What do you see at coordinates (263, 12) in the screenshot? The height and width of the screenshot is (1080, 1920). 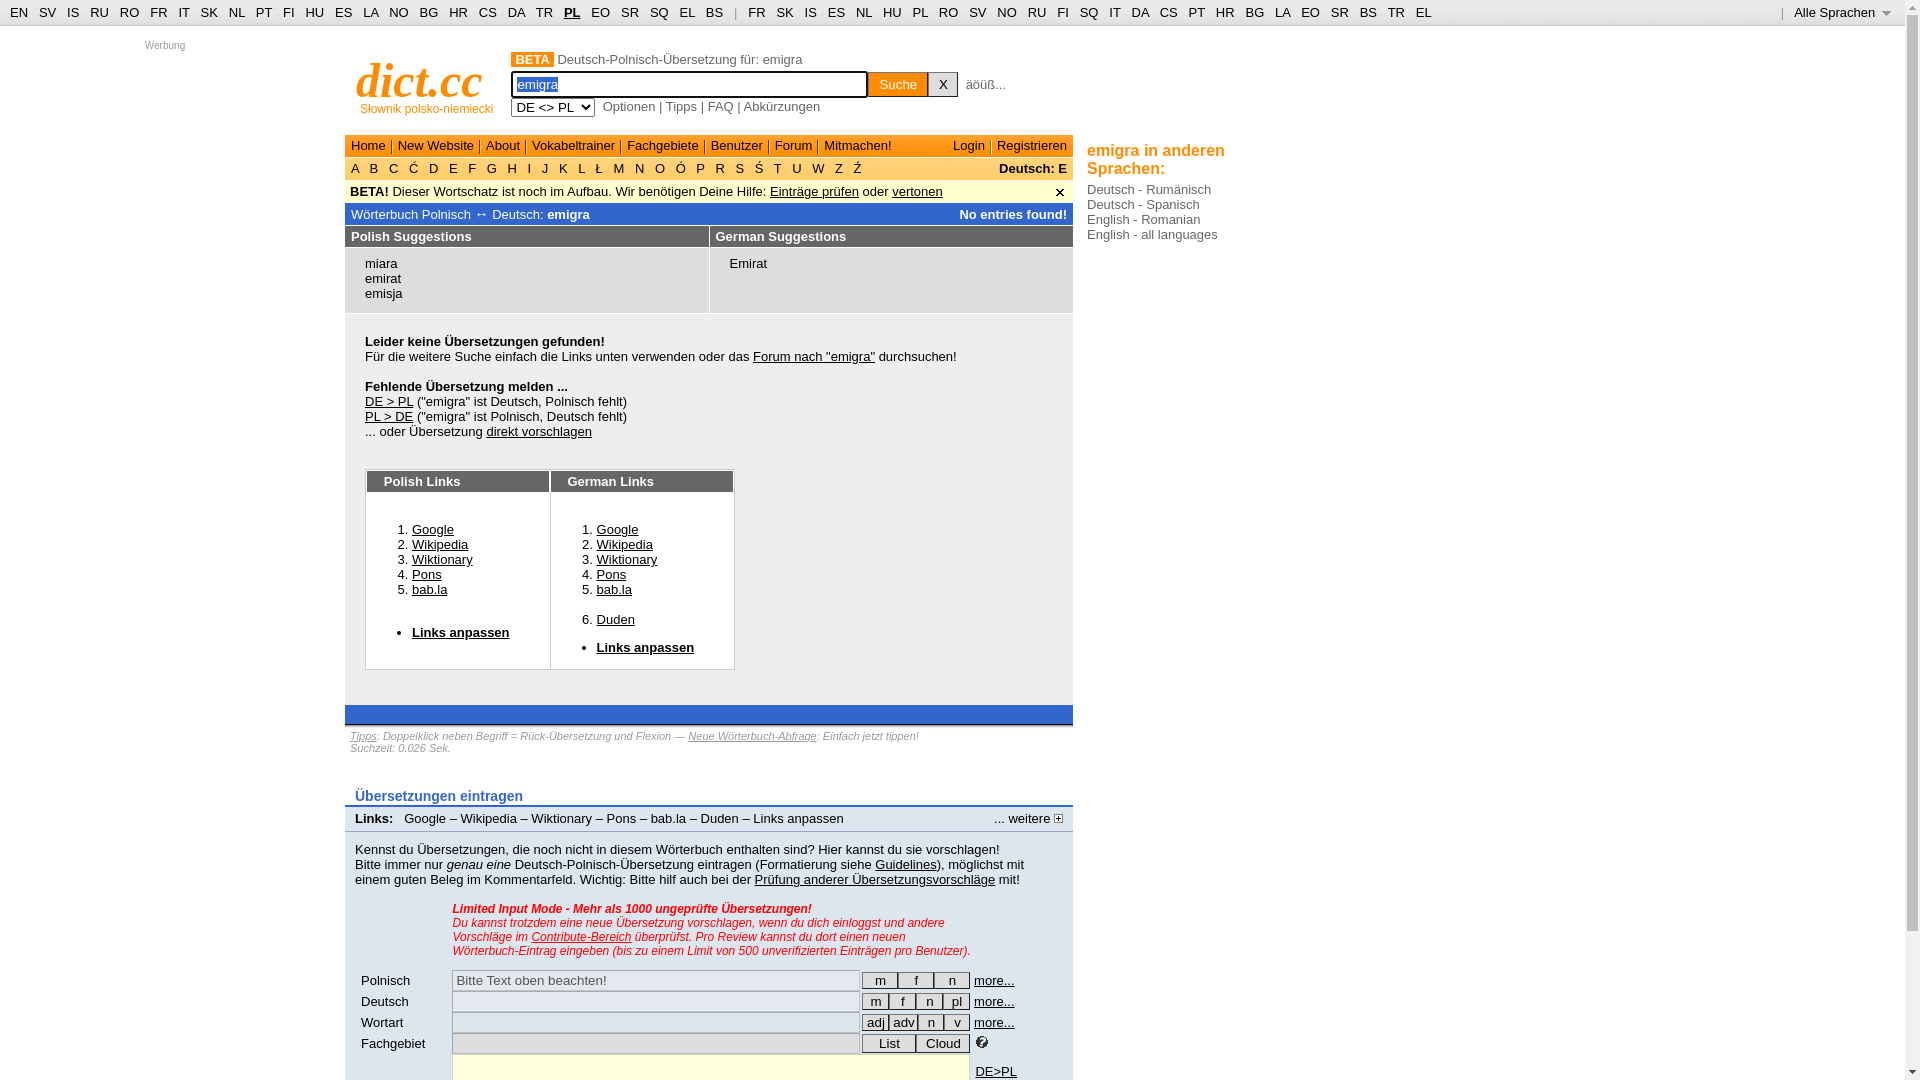 I see `'PT'` at bounding box center [263, 12].